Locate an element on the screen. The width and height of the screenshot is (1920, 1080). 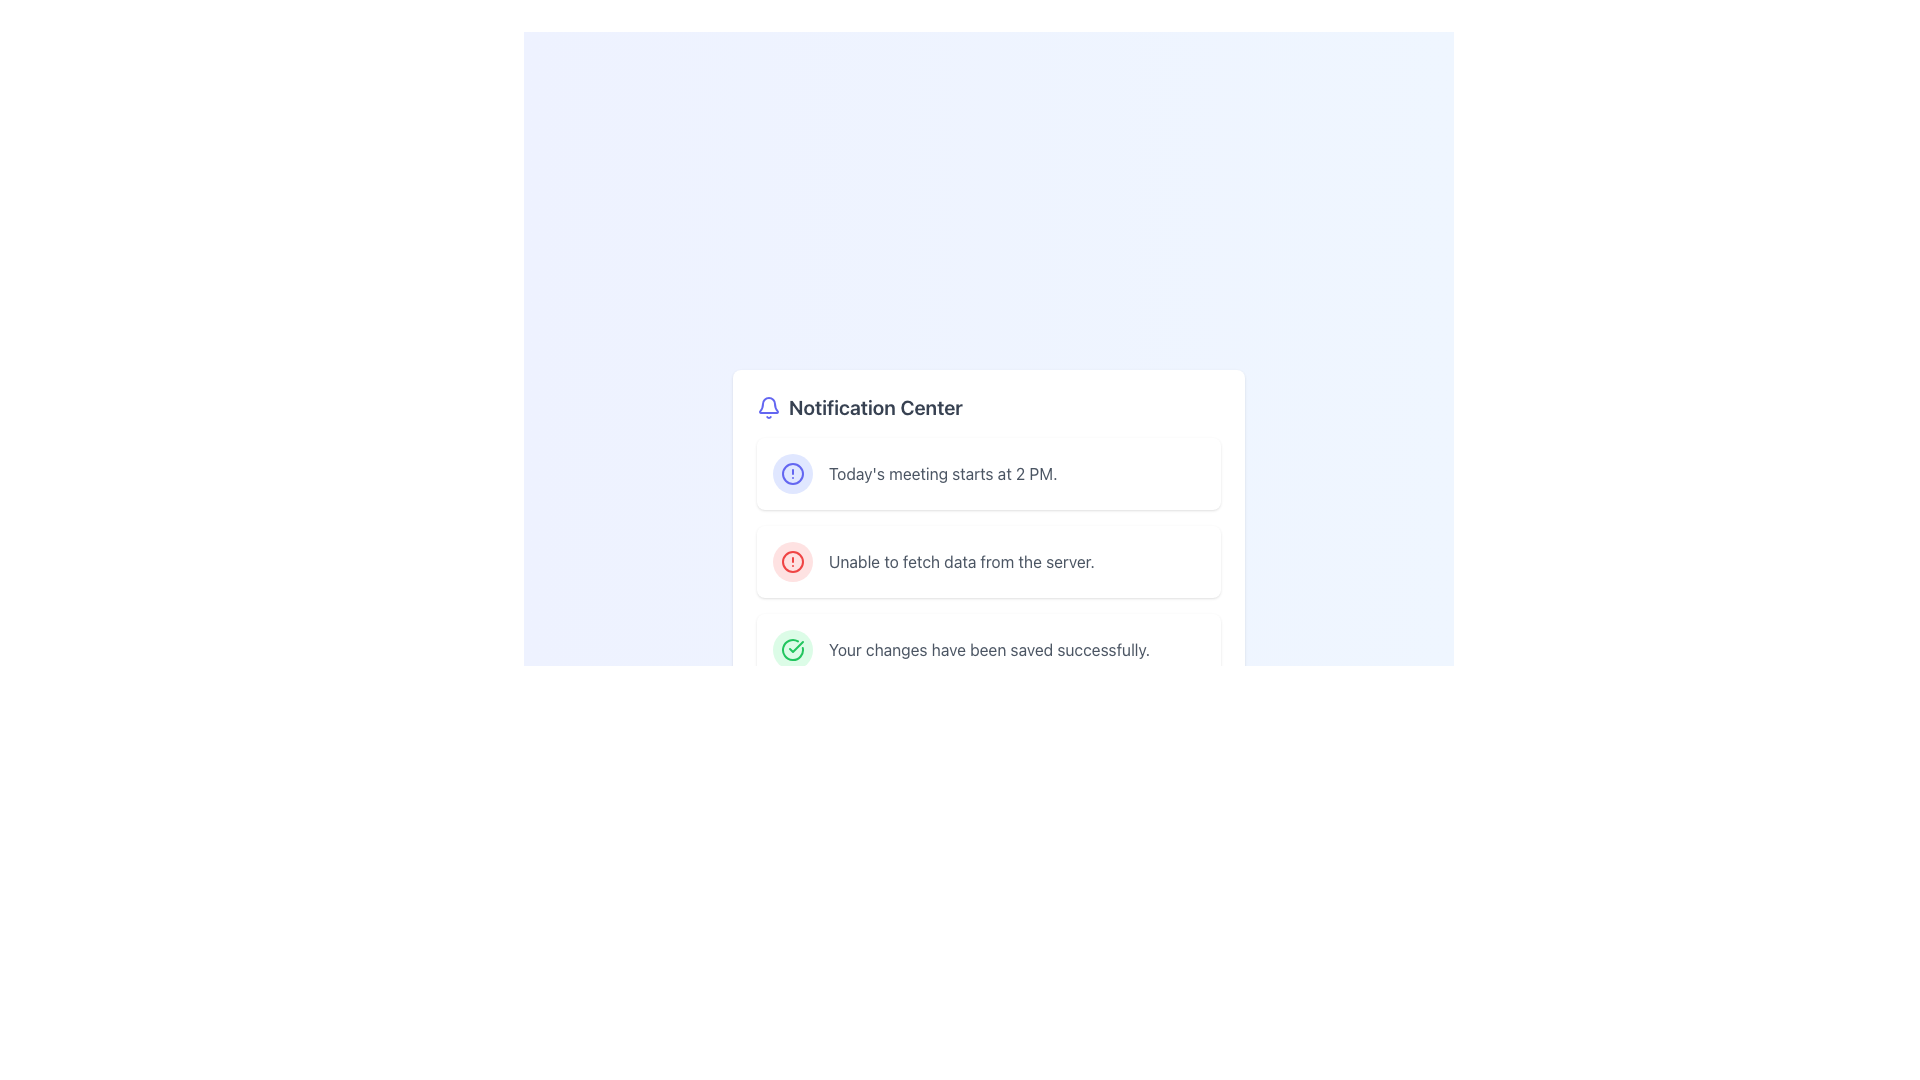
text label displaying 'Your changes have been saved successfully.' located in the Notification Center panel, which is aligned horizontally next to a green circular icon with a checkmark is located at coordinates (989, 650).